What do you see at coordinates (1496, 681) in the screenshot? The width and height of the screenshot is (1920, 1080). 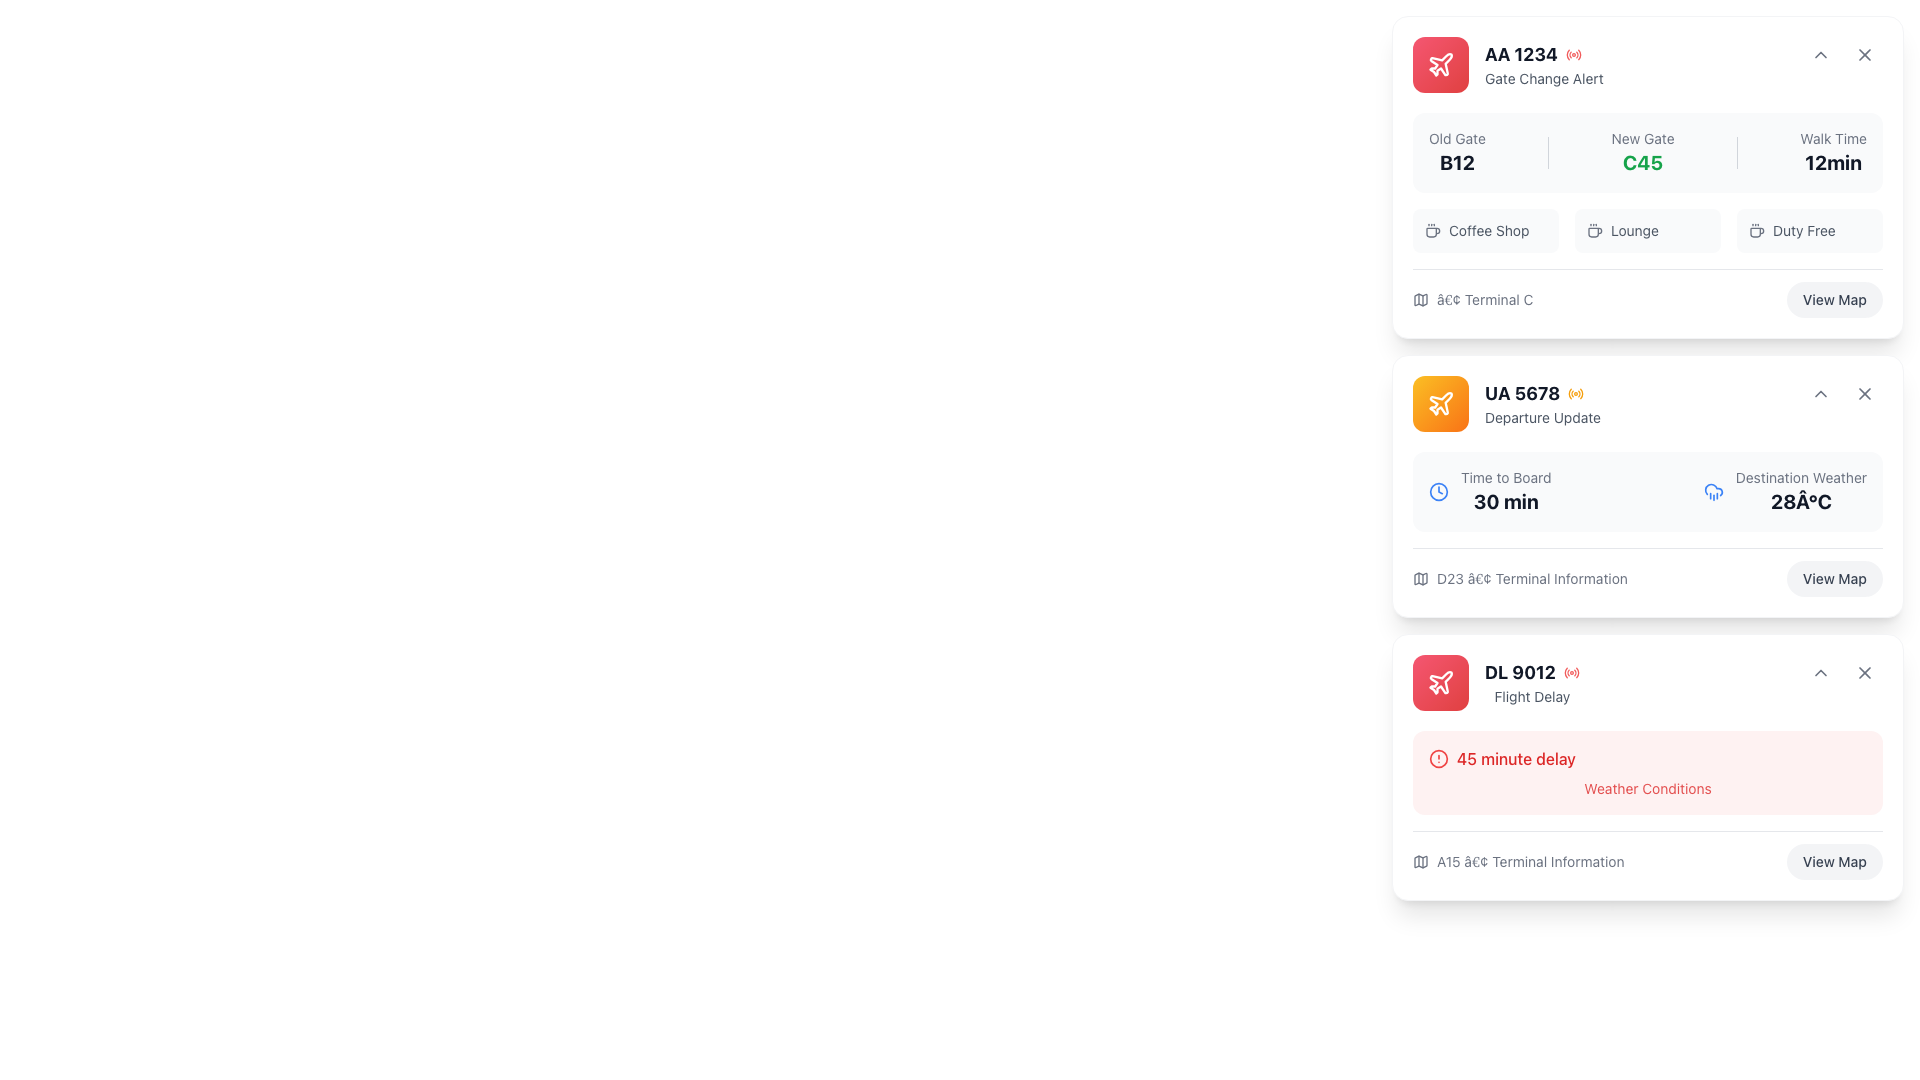 I see `the informational component displaying flight status for flight code DL 9012, which is located at the bottommost position in a vertical stack of cards` at bounding box center [1496, 681].